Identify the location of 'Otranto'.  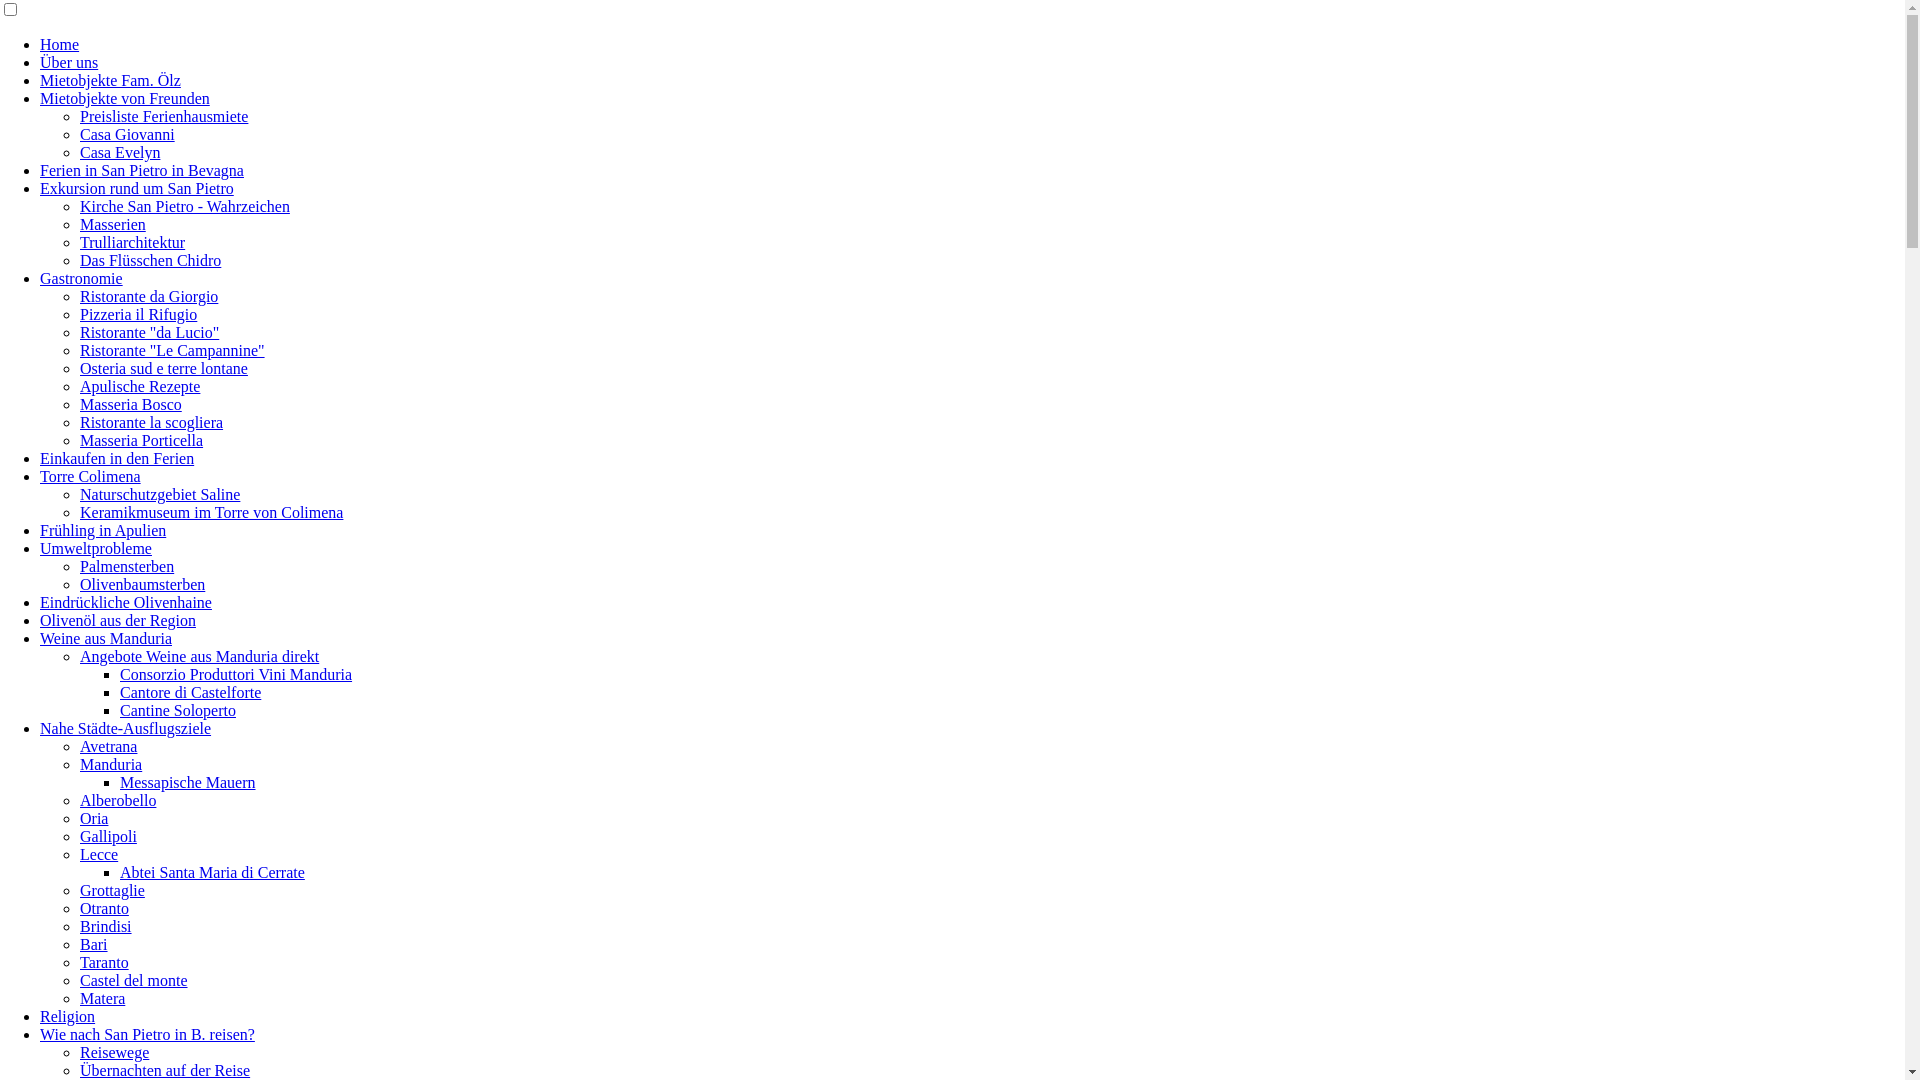
(103, 908).